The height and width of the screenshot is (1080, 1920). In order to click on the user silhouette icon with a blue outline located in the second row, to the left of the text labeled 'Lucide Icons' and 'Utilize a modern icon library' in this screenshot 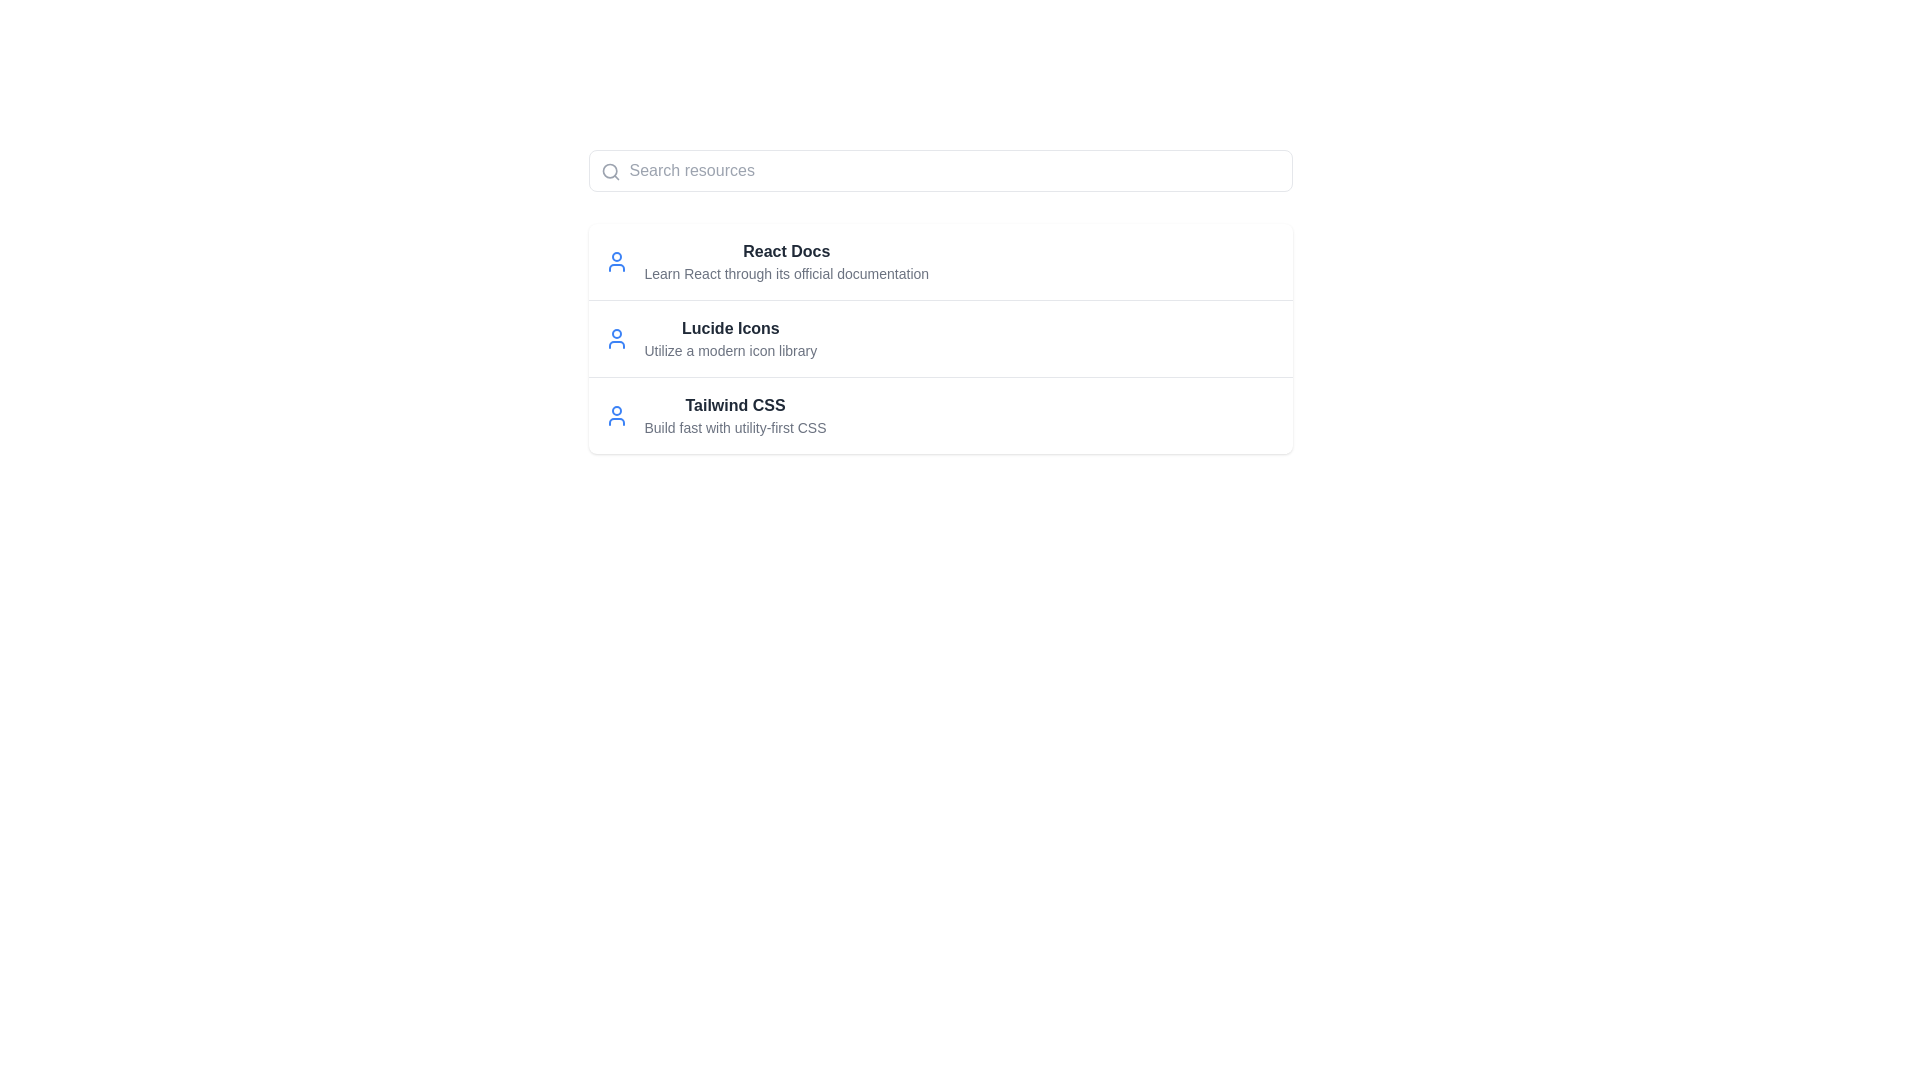, I will do `click(615, 338)`.